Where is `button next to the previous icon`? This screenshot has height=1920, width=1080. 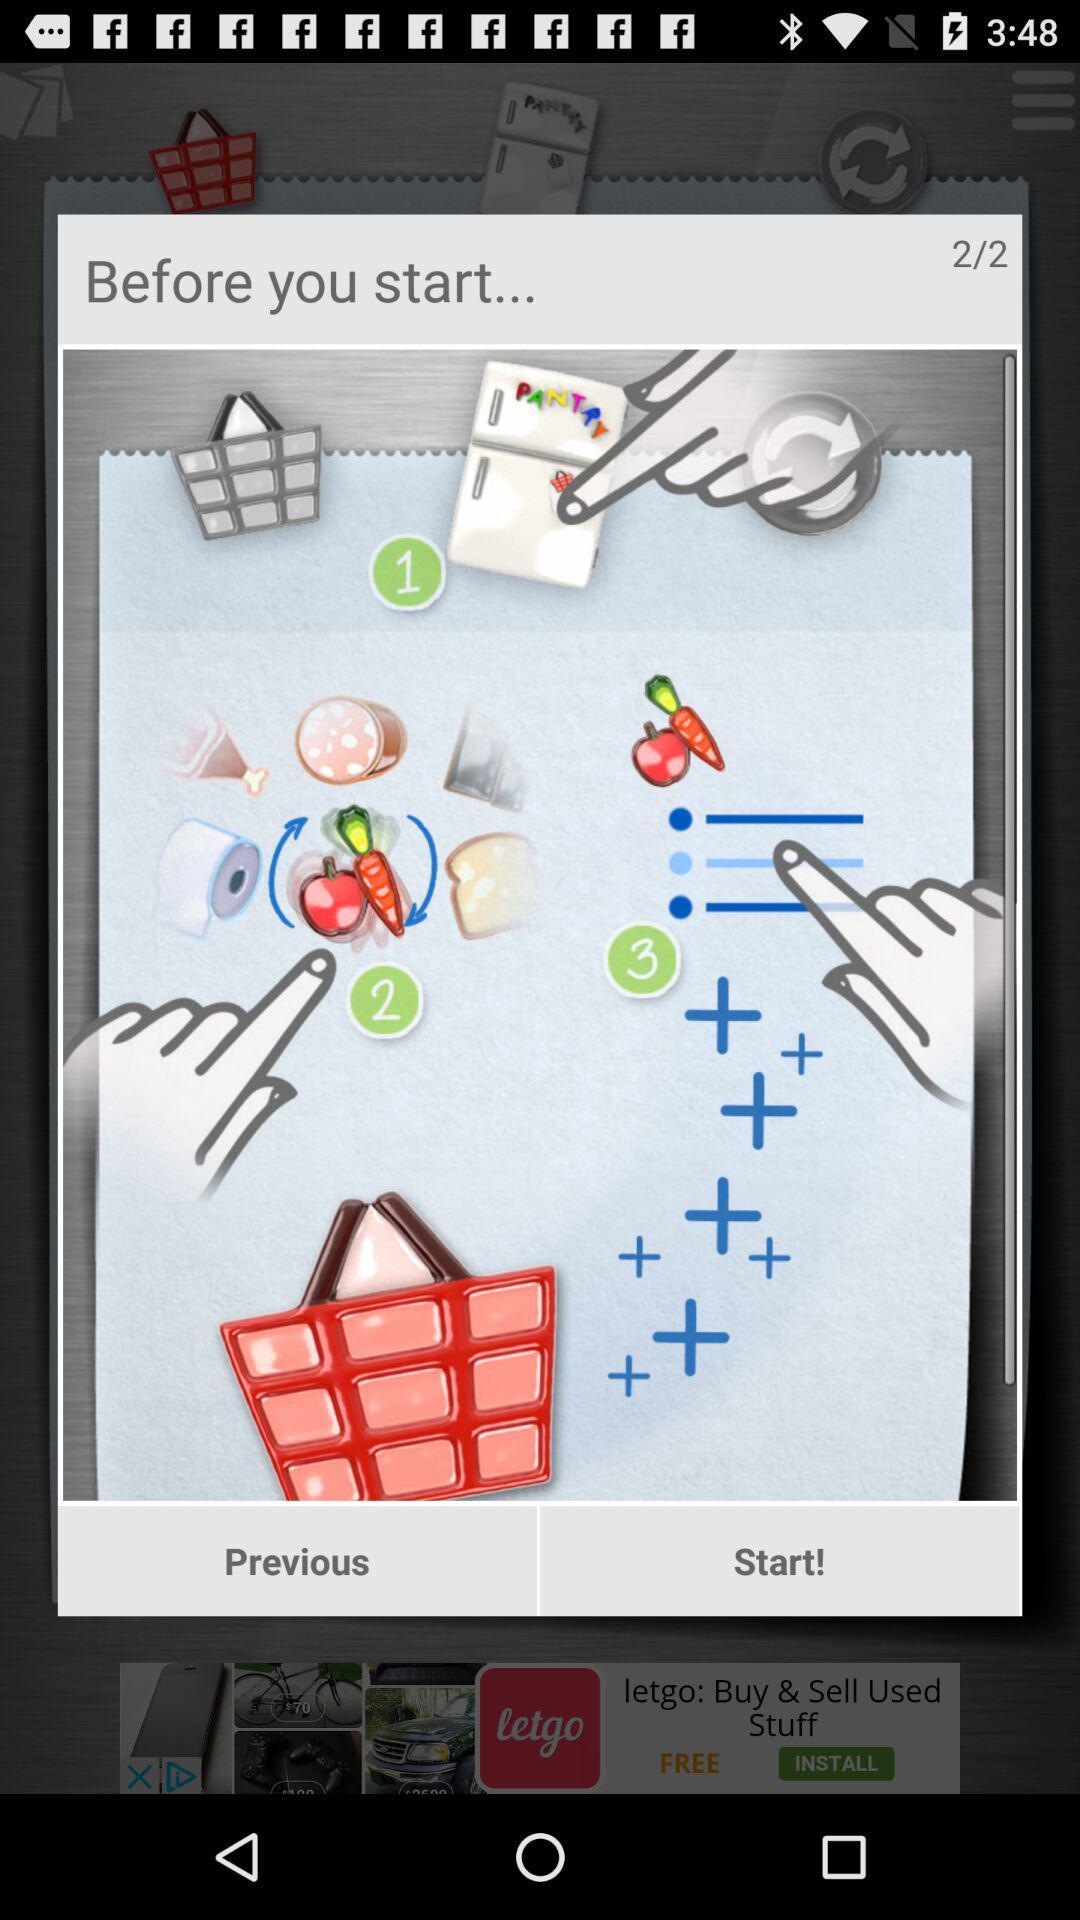
button next to the previous icon is located at coordinates (778, 1560).